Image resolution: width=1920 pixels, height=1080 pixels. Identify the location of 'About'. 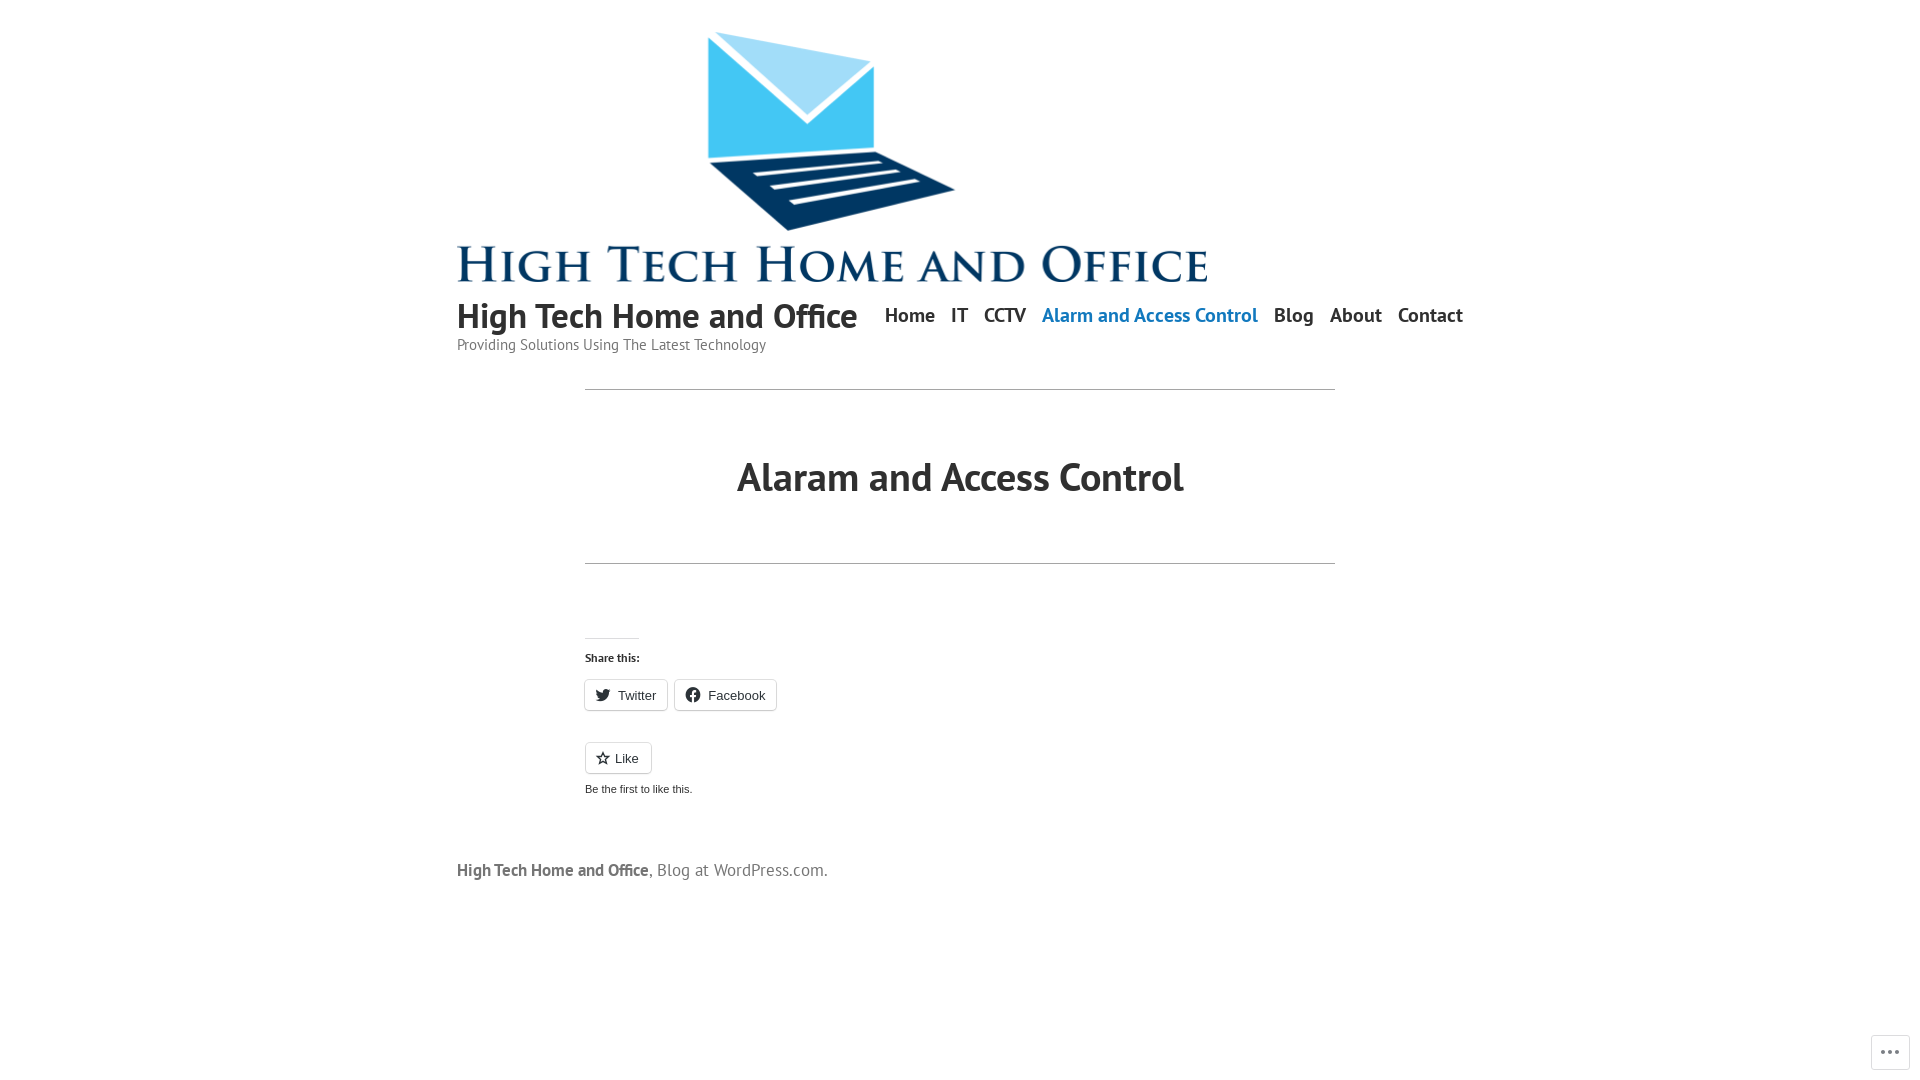
(1329, 315).